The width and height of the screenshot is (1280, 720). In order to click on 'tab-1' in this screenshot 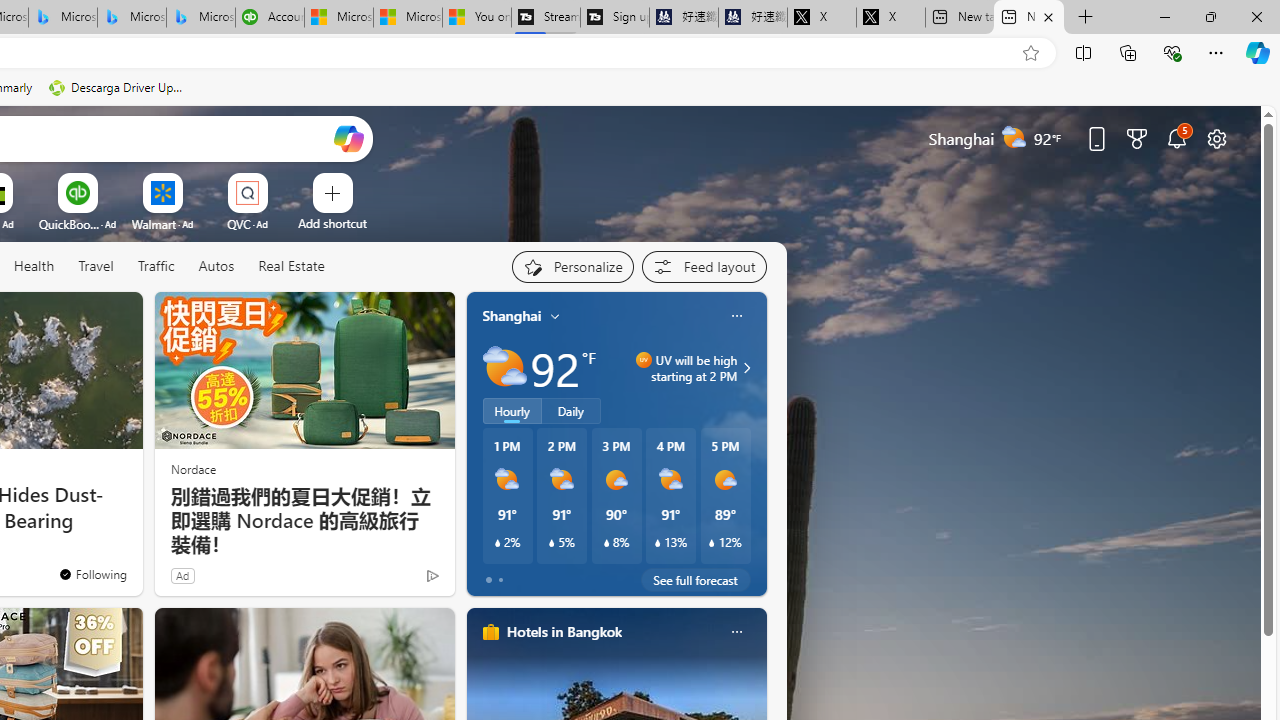, I will do `click(500, 579)`.